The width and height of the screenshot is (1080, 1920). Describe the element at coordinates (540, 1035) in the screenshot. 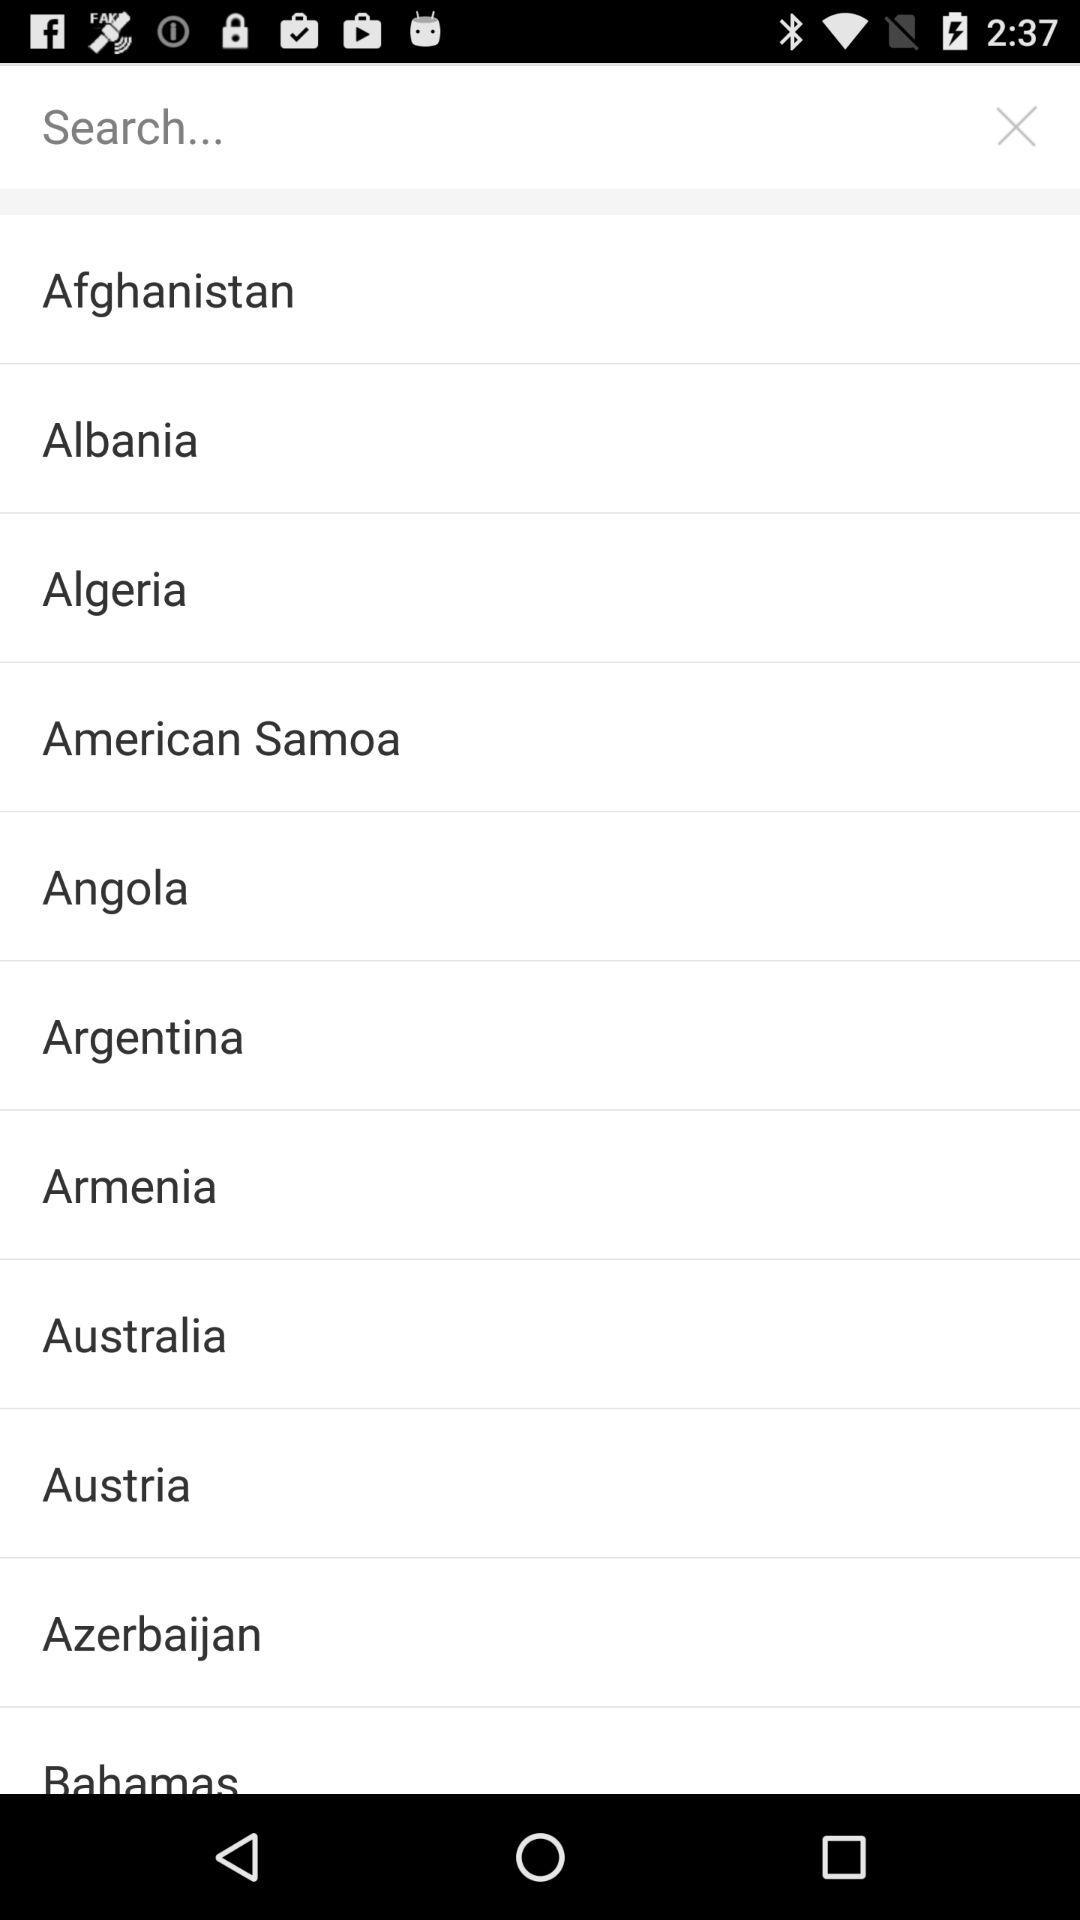

I see `argentina checkbox` at that location.